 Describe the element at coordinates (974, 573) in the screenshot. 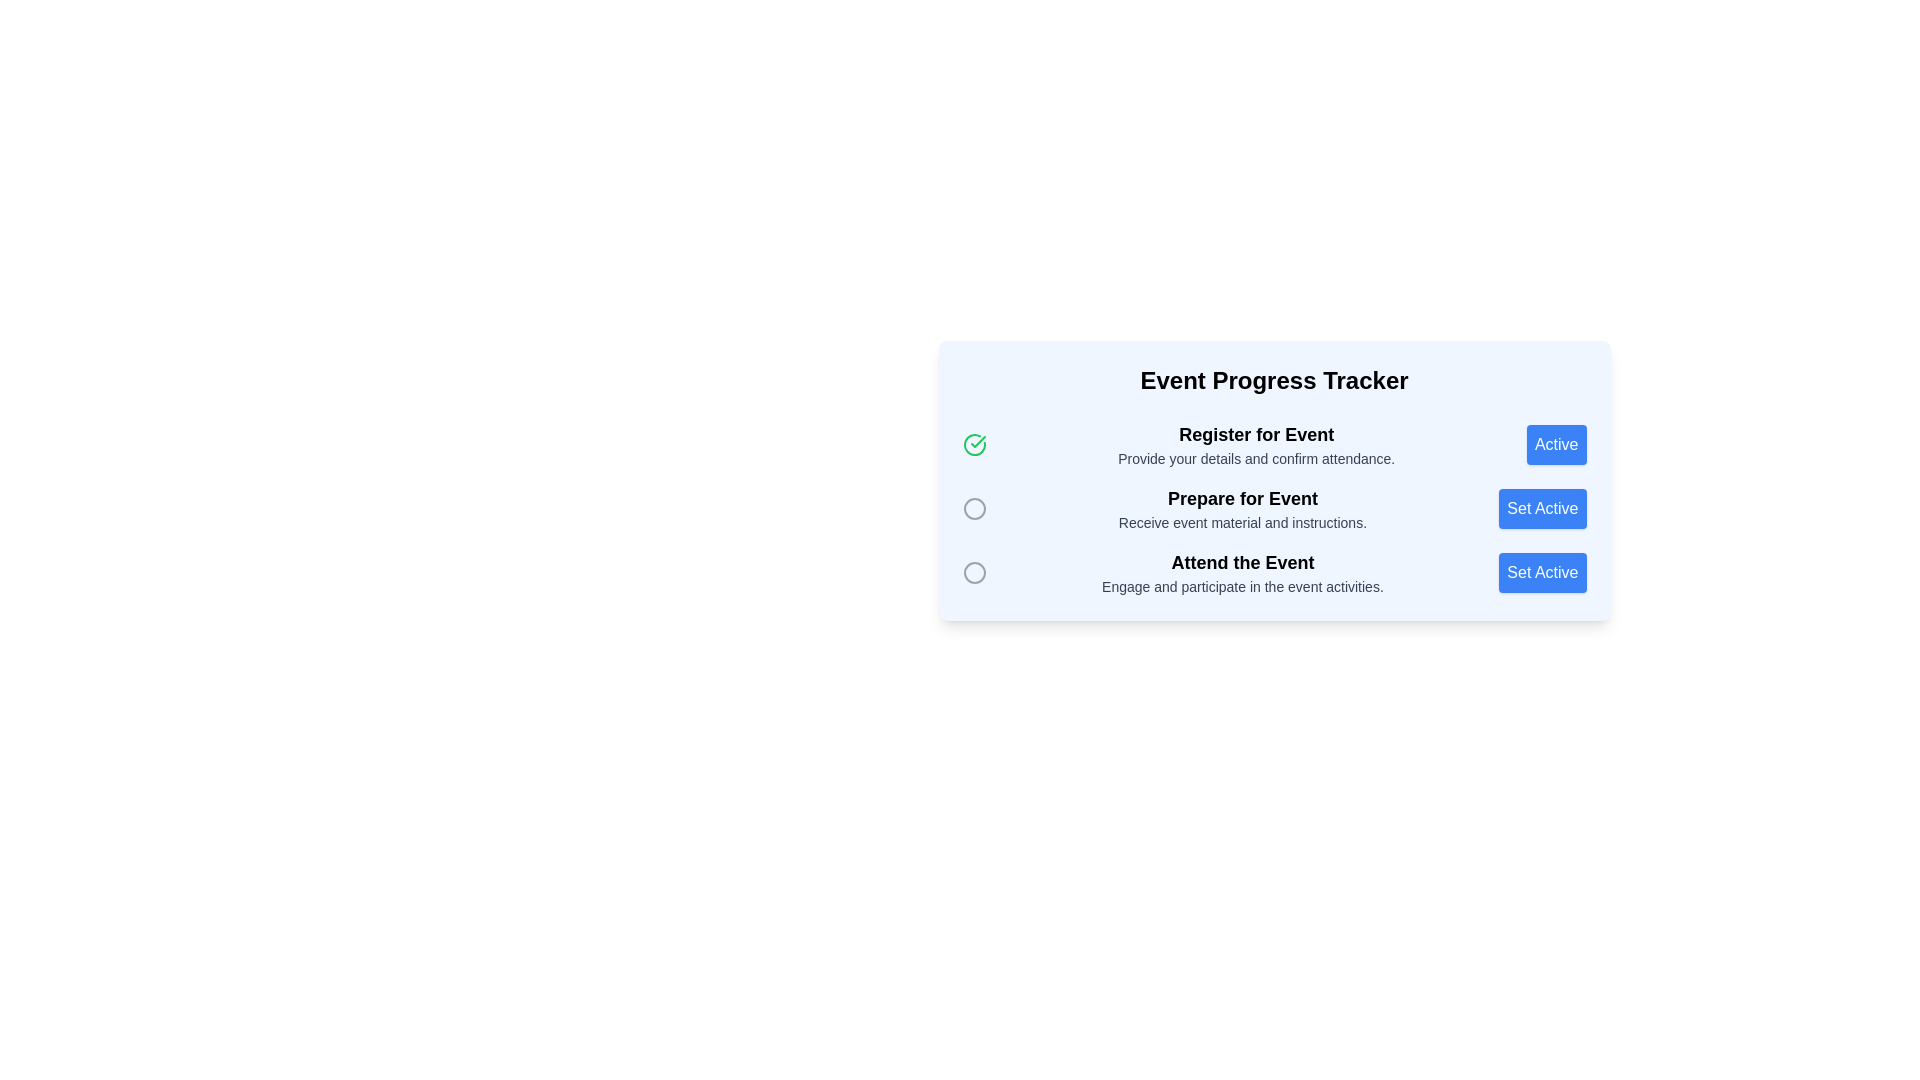

I see `the second circular indicator icon in the vertical sequence, which serves as a visual indicator for progress tracking or status representation` at that location.